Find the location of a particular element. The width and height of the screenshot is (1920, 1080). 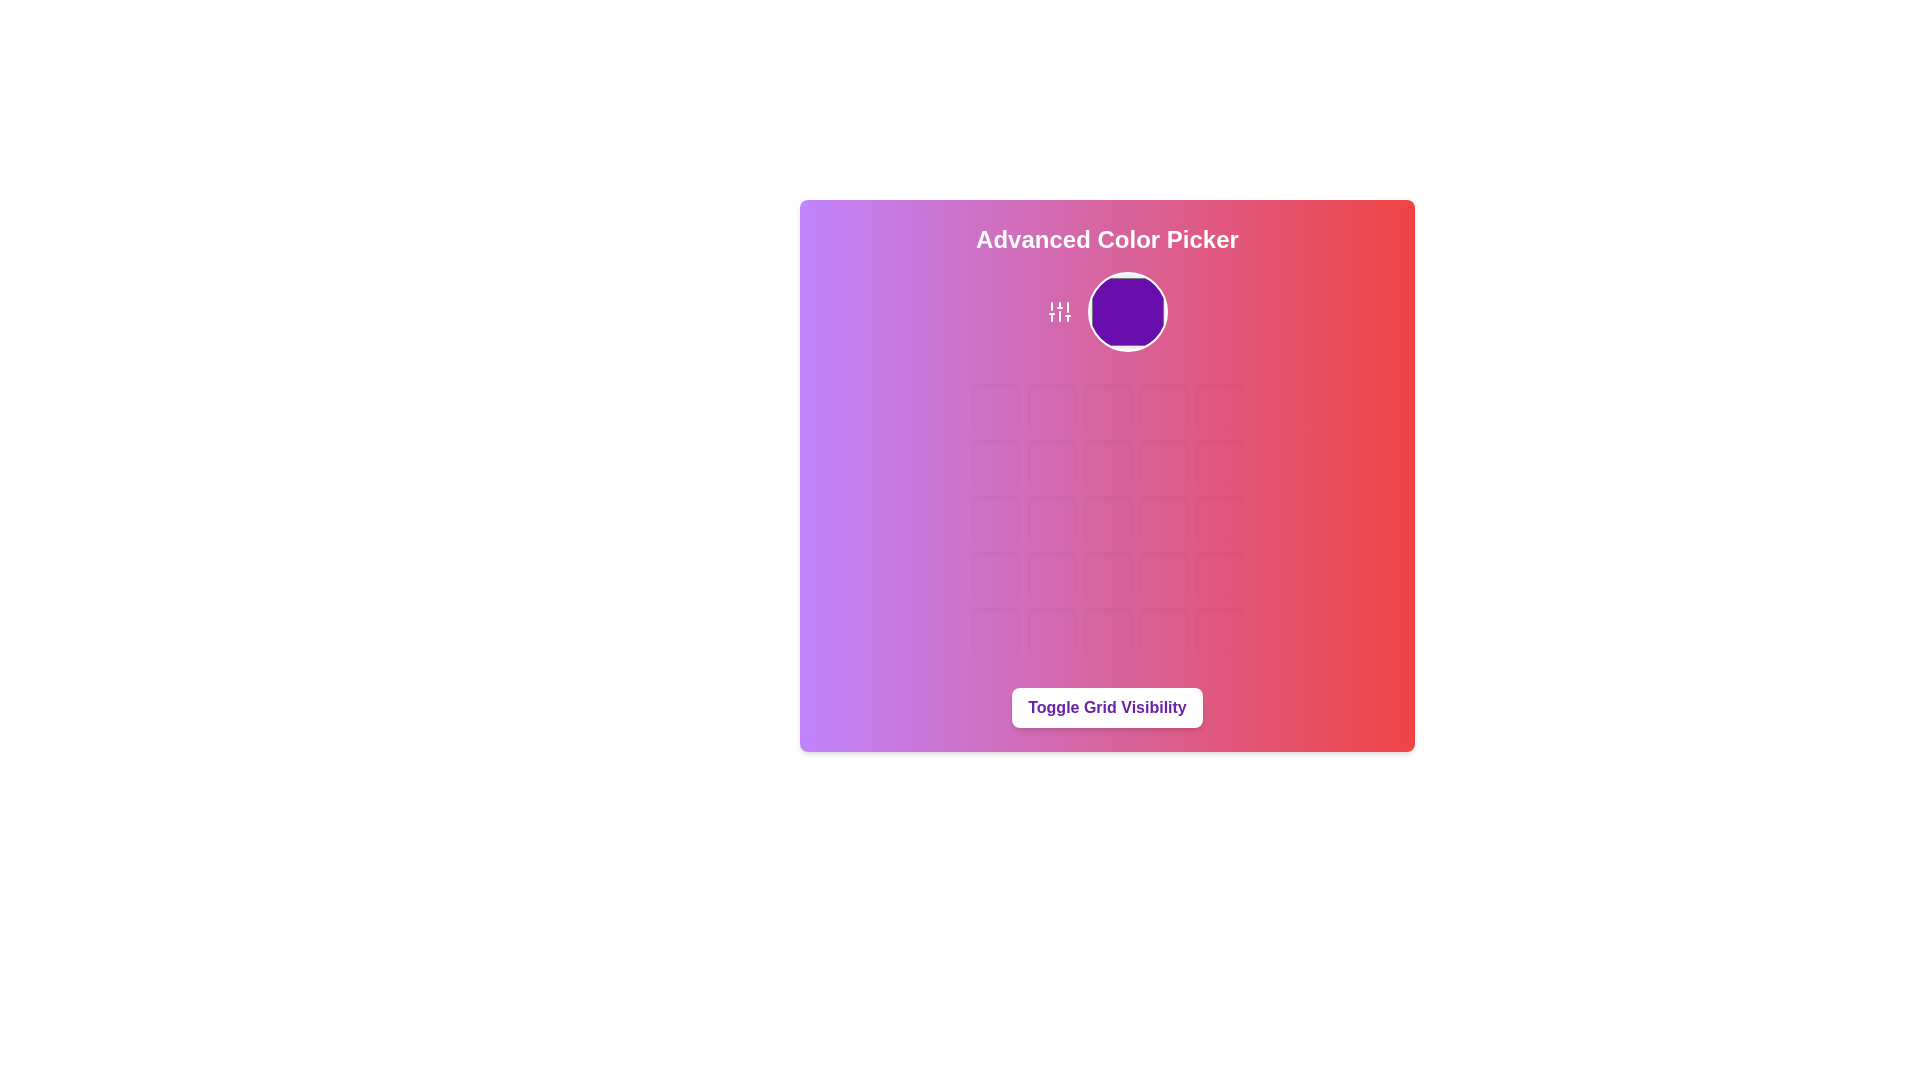

the square grid cell located in the first row and fourth column is located at coordinates (1163, 407).